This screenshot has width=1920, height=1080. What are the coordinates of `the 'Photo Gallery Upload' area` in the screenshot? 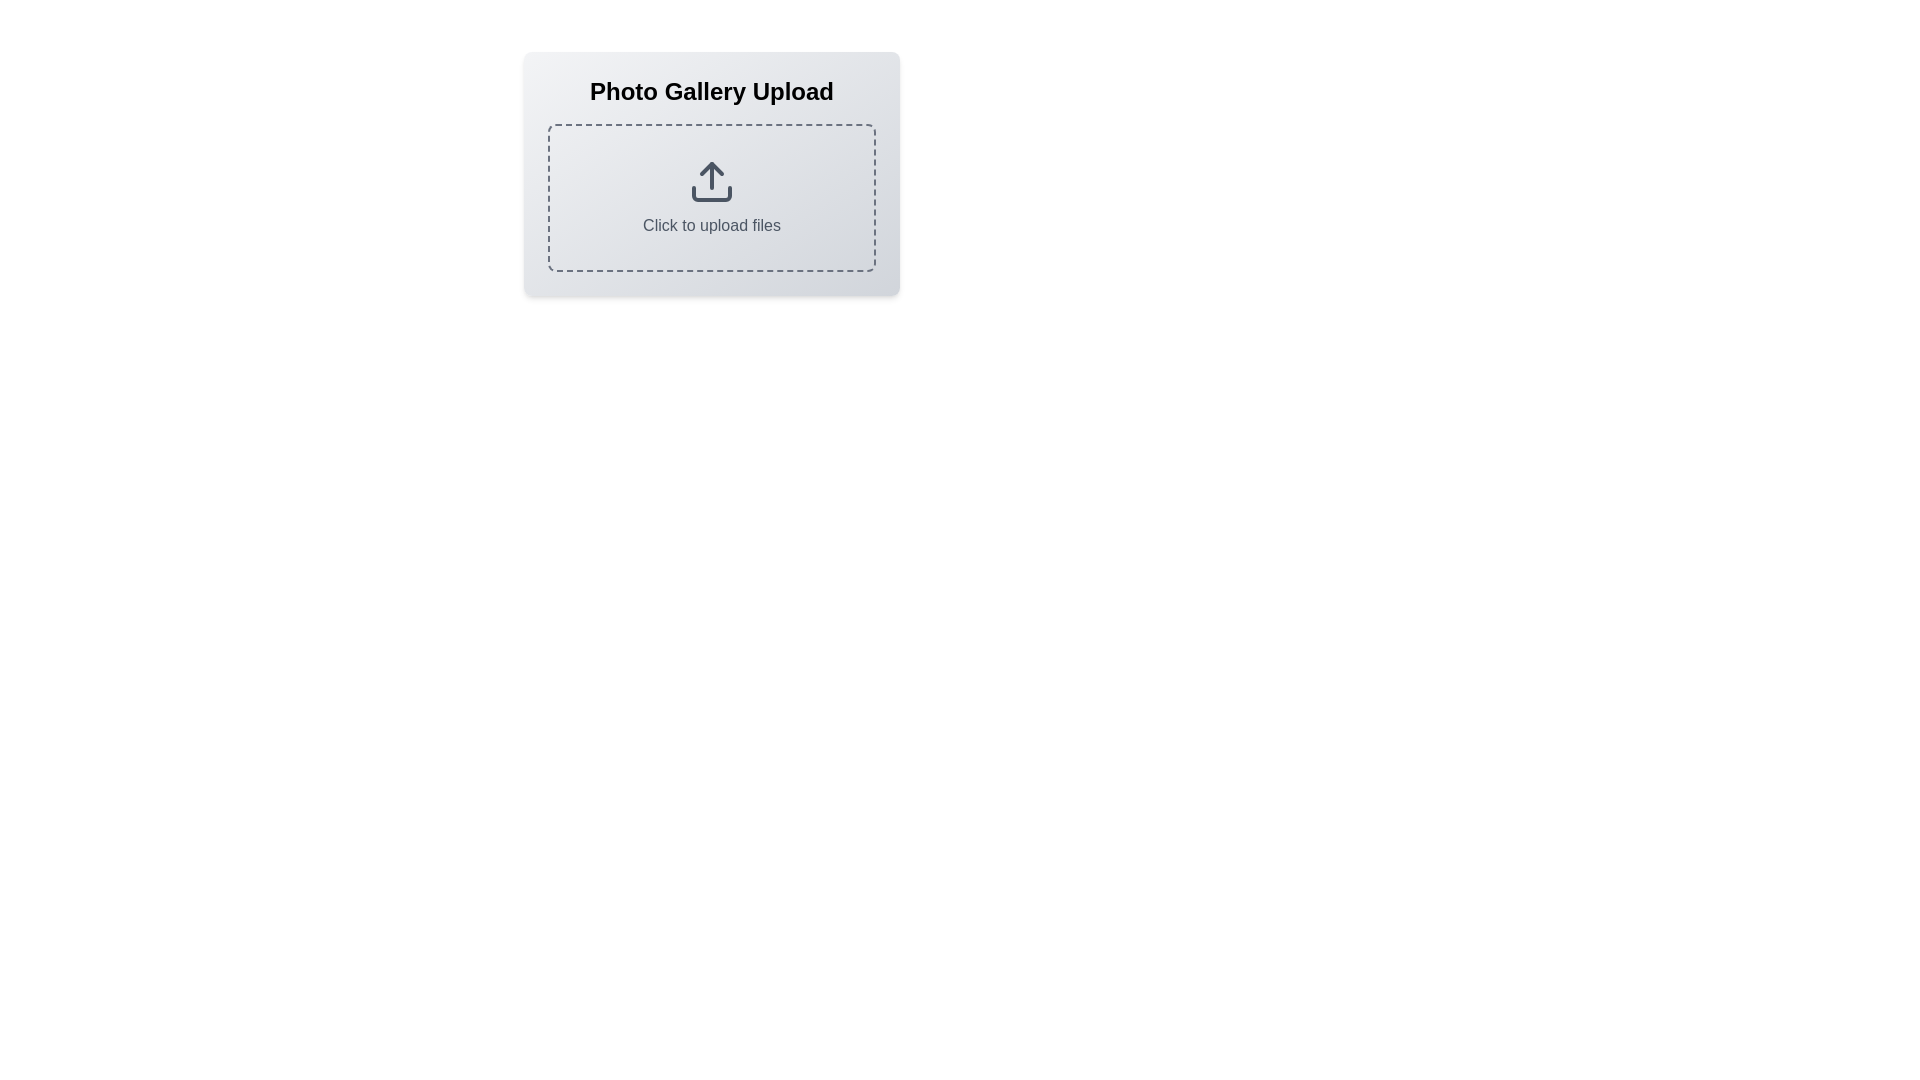 It's located at (711, 172).